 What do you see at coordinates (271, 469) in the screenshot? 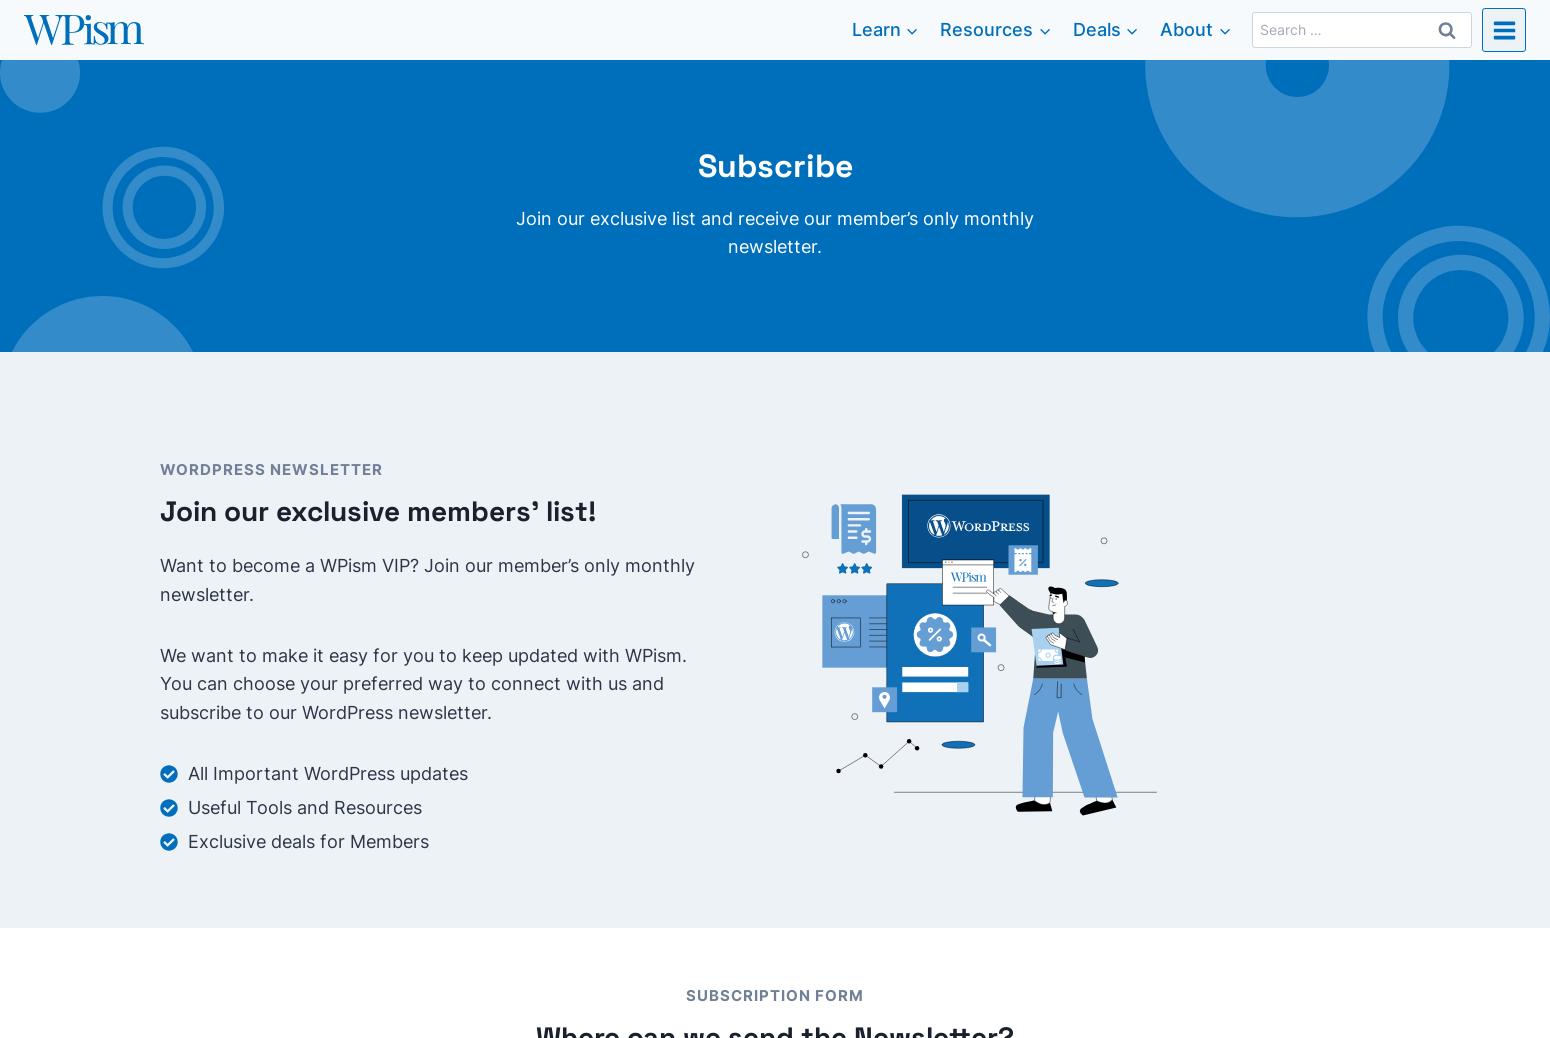
I see `'WordPress NewsLetter'` at bounding box center [271, 469].